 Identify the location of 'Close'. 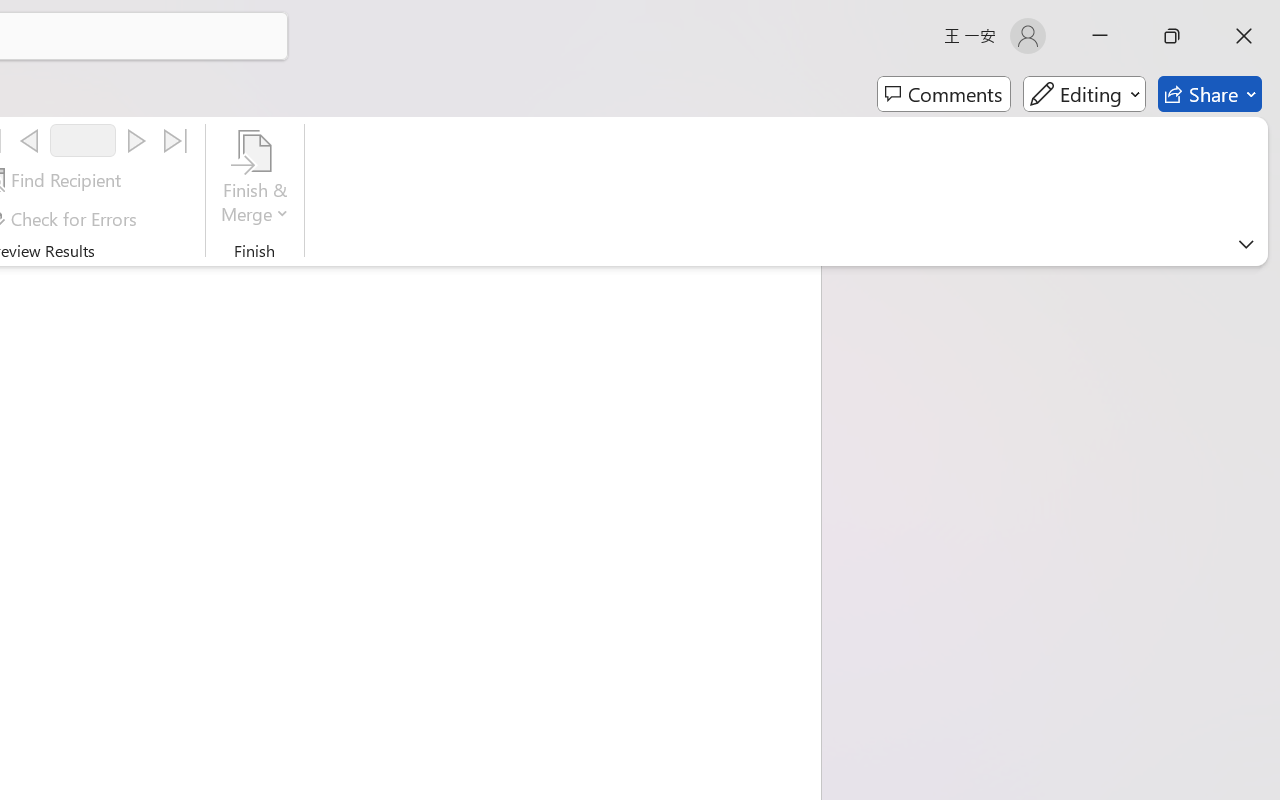
(1243, 35).